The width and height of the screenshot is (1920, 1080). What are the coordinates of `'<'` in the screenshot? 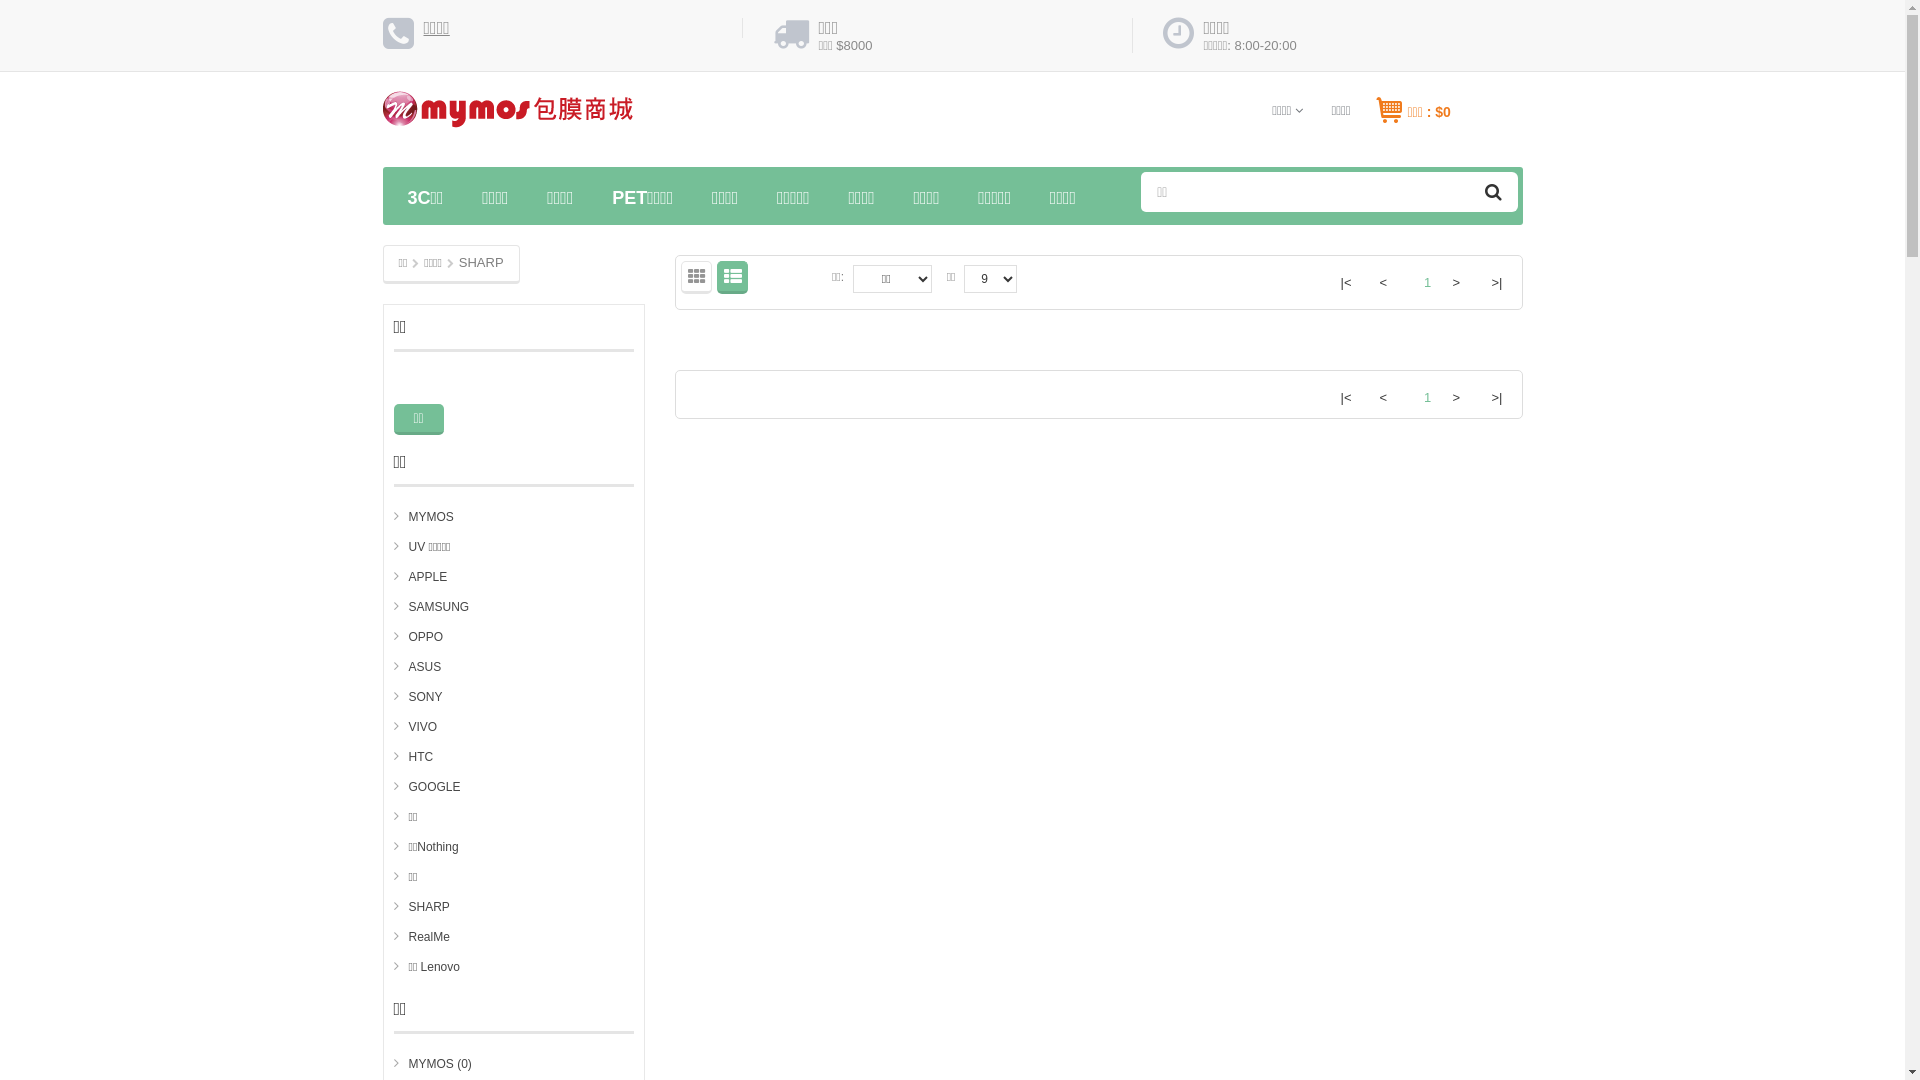 It's located at (1384, 281).